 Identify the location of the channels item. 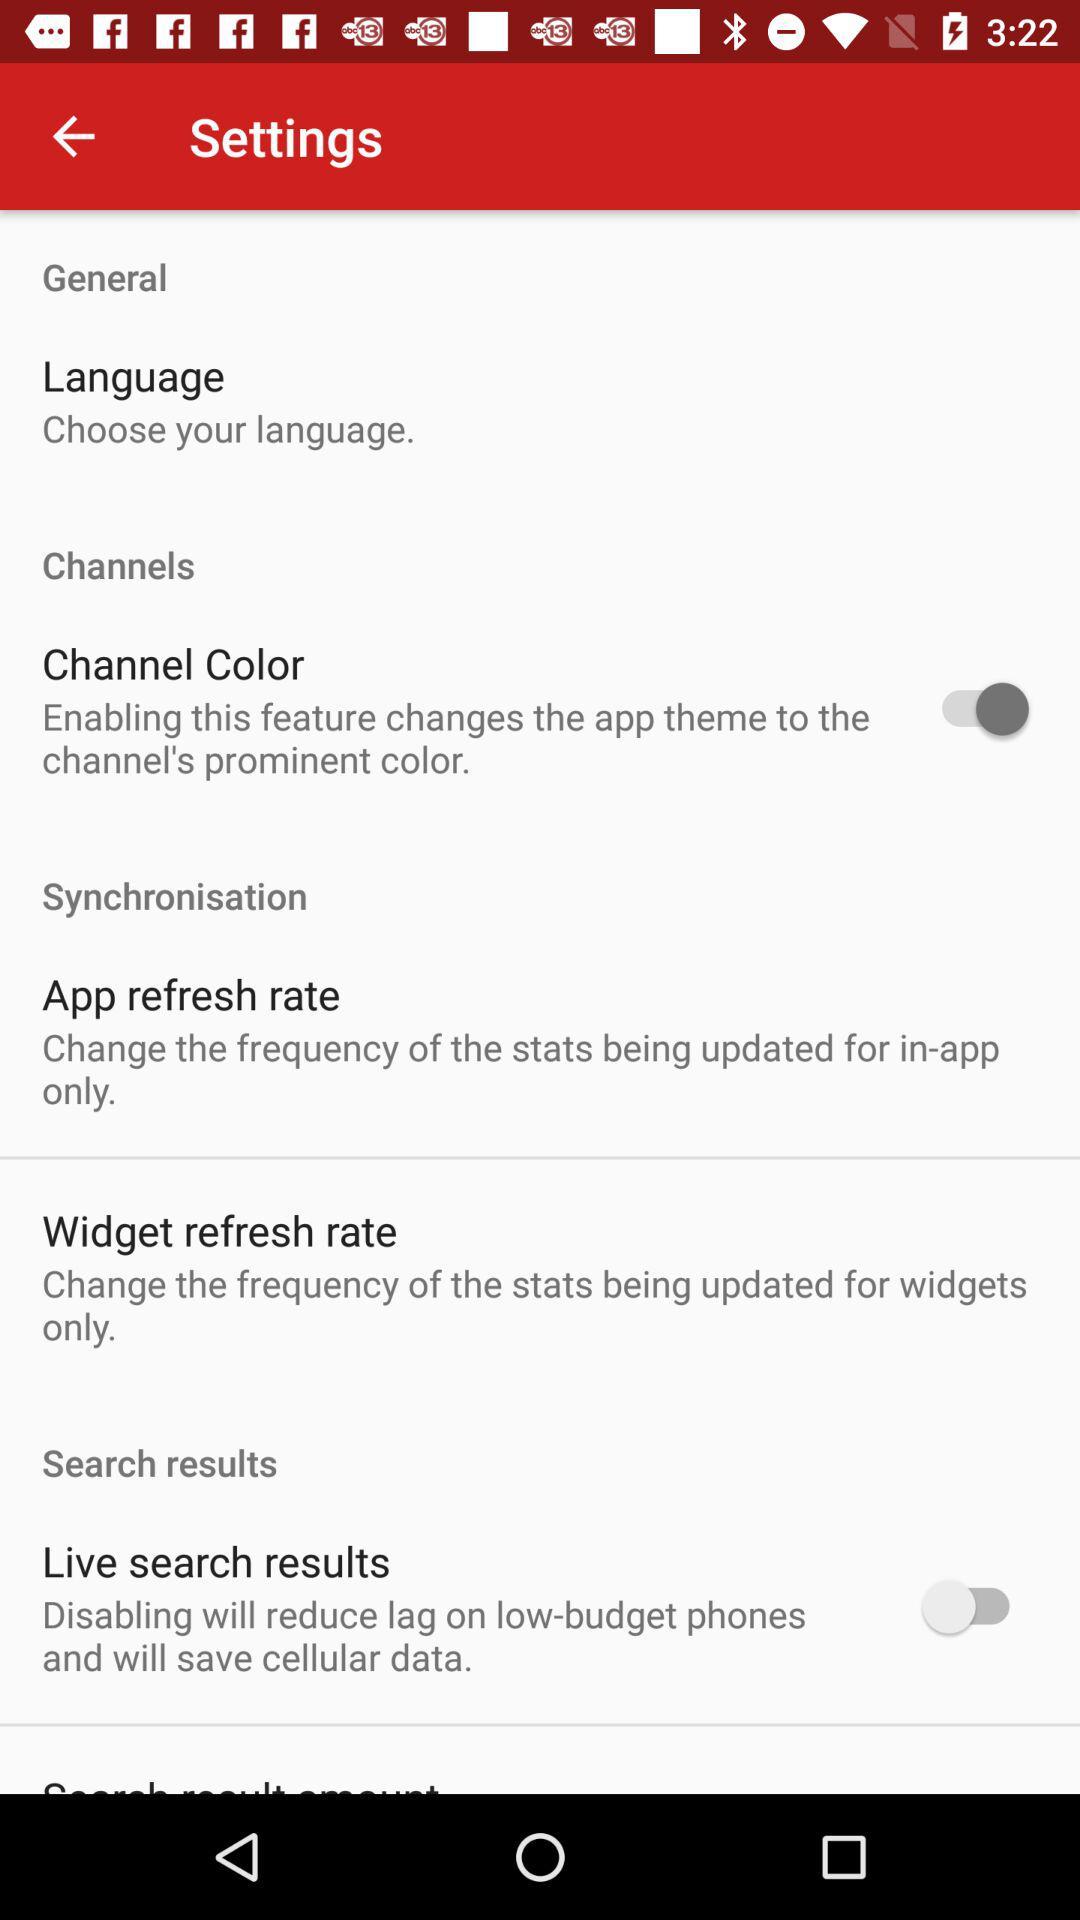
(540, 543).